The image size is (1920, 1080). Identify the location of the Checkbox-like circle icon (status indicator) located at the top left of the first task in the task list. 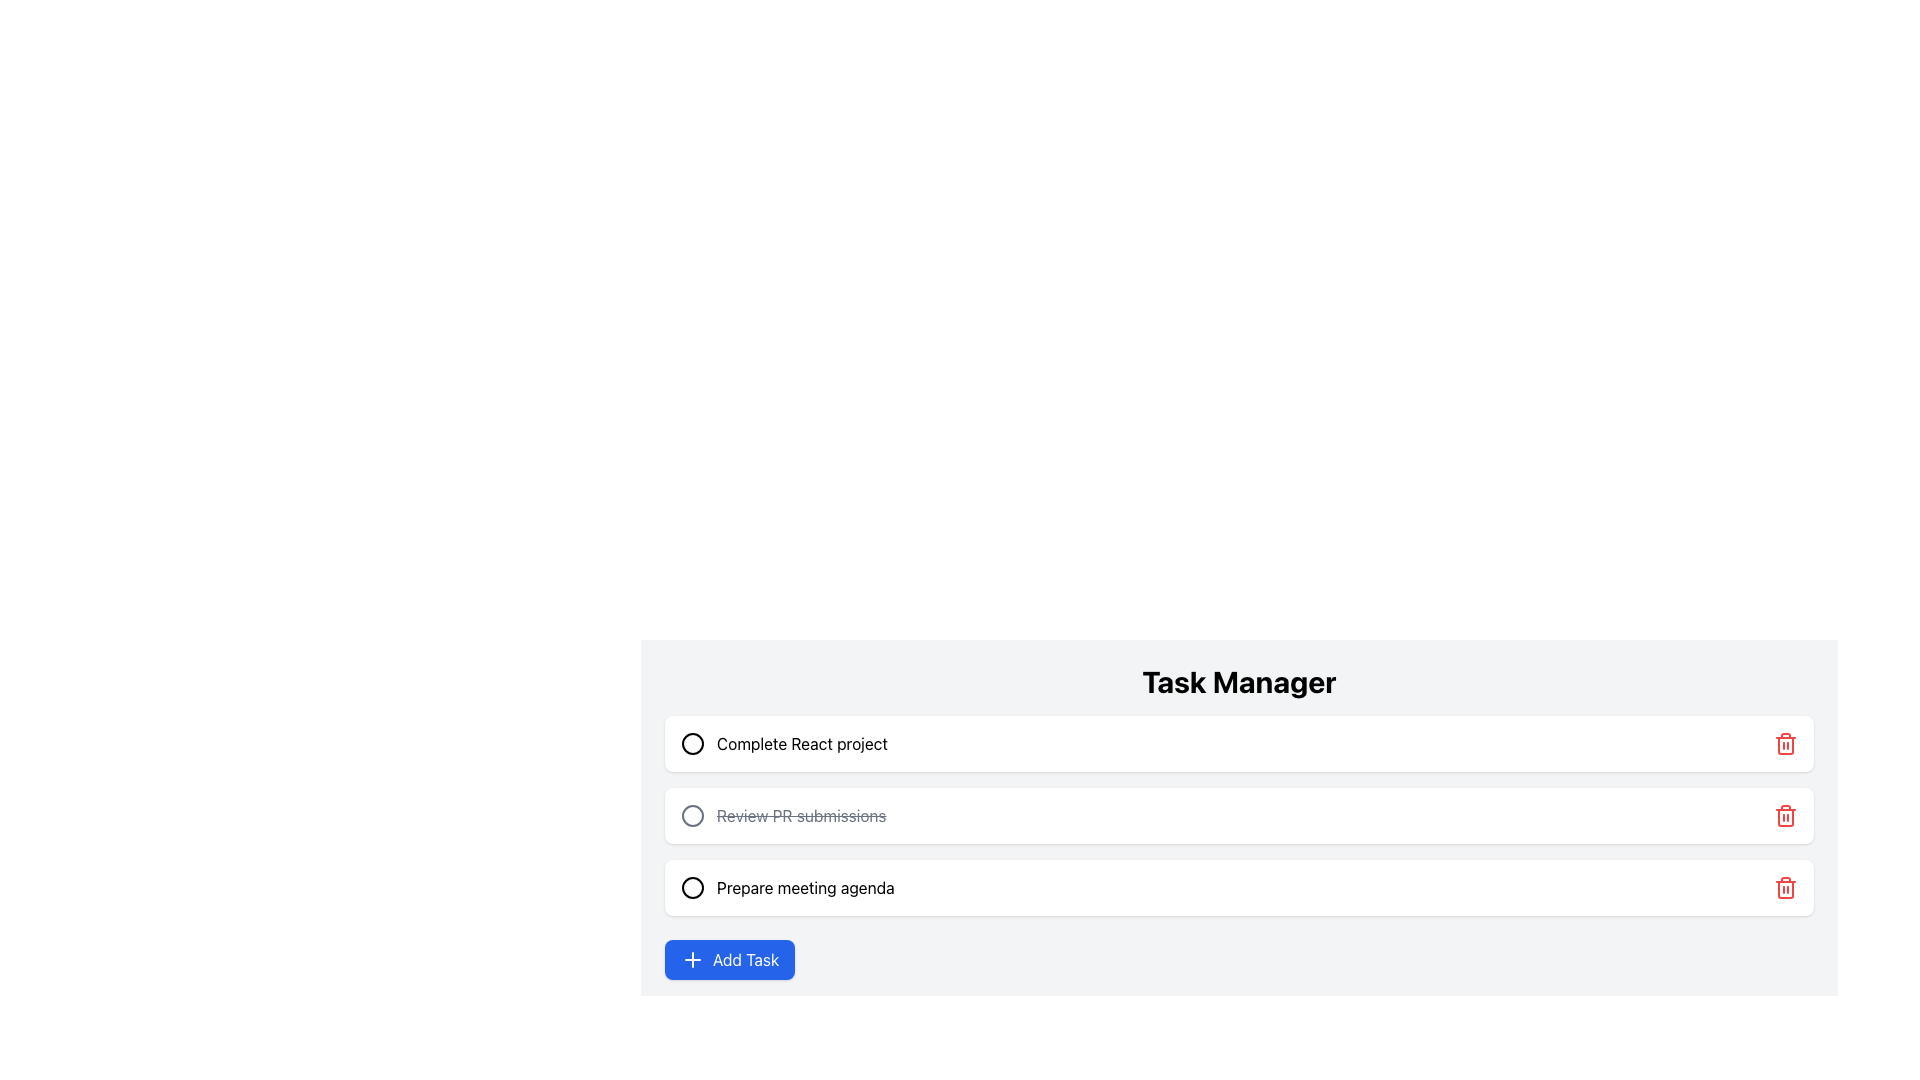
(692, 744).